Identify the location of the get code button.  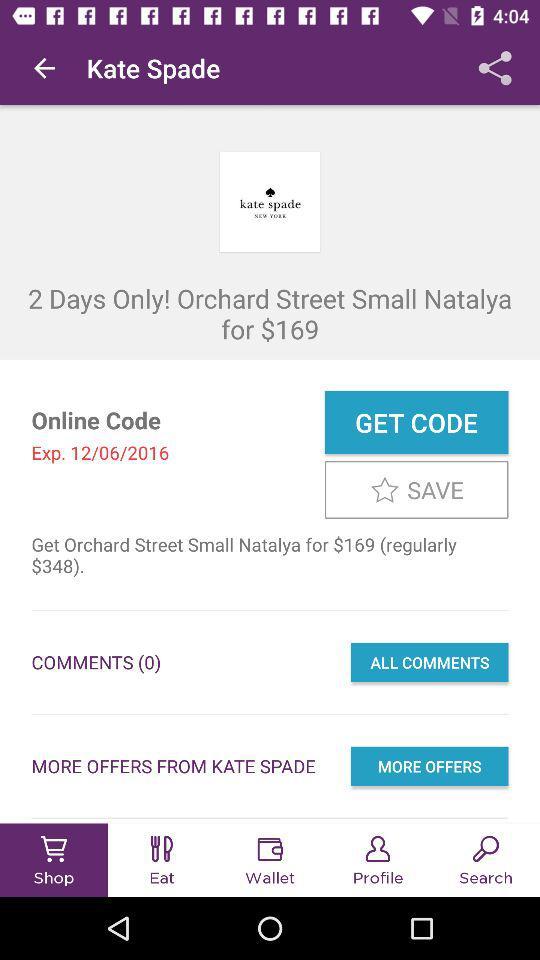
(415, 422).